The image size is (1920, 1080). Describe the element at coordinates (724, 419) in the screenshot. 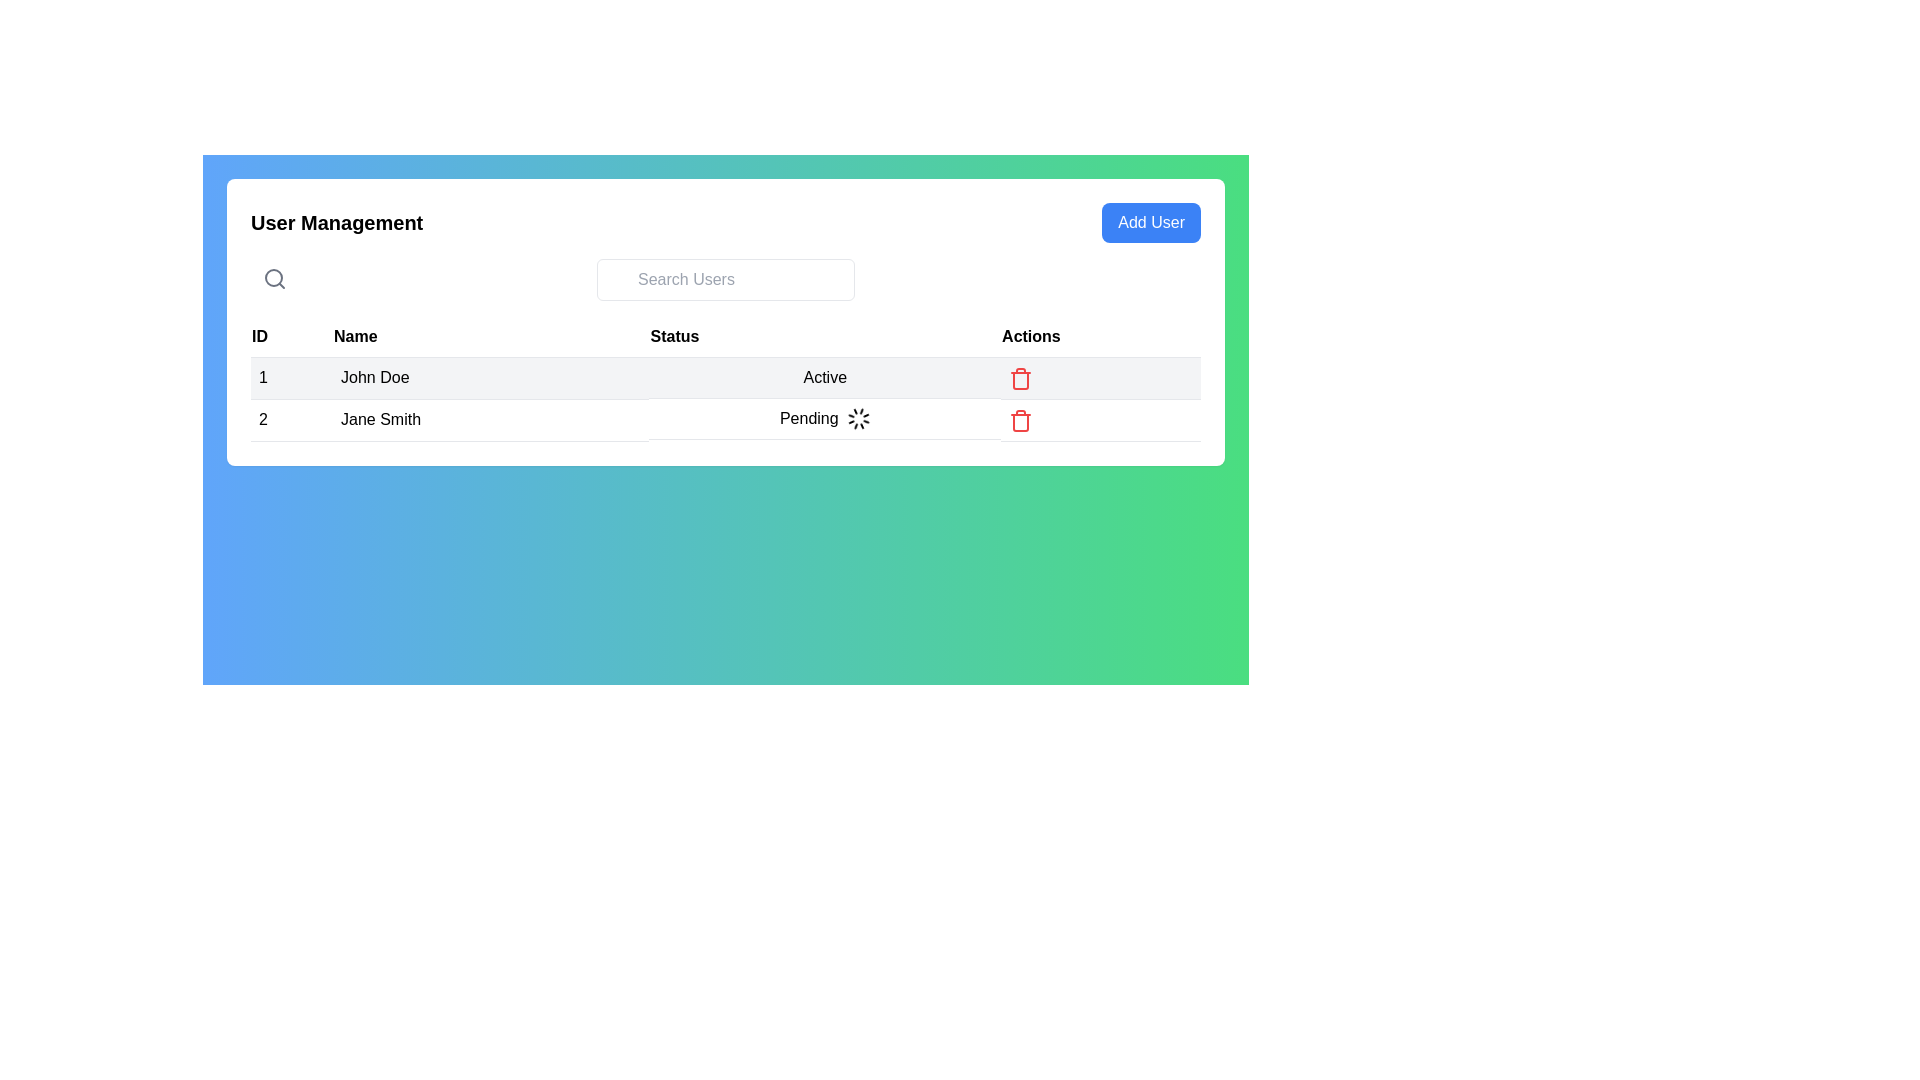

I see `the status cell in the second row of the 'User Management' table, which displays information about the user 'Jane Smith'` at that location.